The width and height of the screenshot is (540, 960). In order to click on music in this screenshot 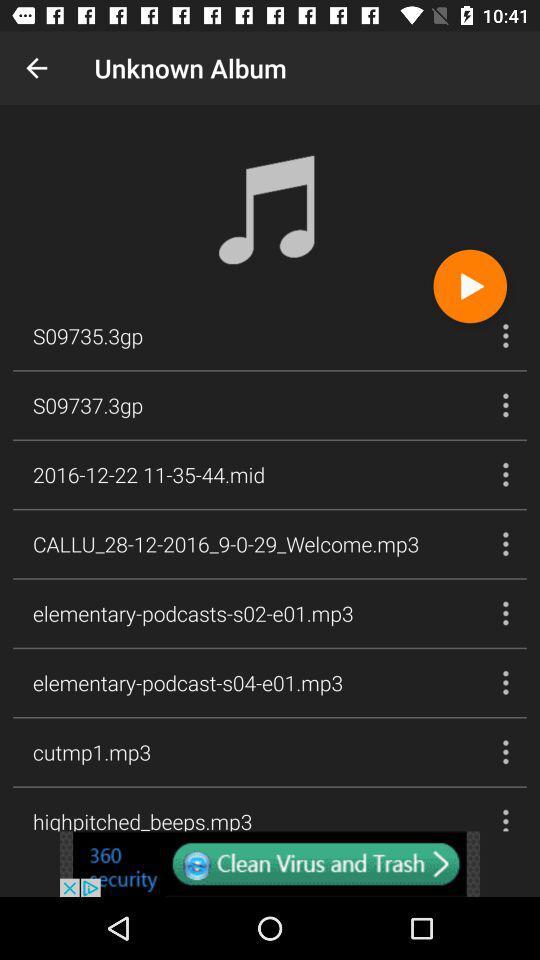, I will do `click(470, 285)`.